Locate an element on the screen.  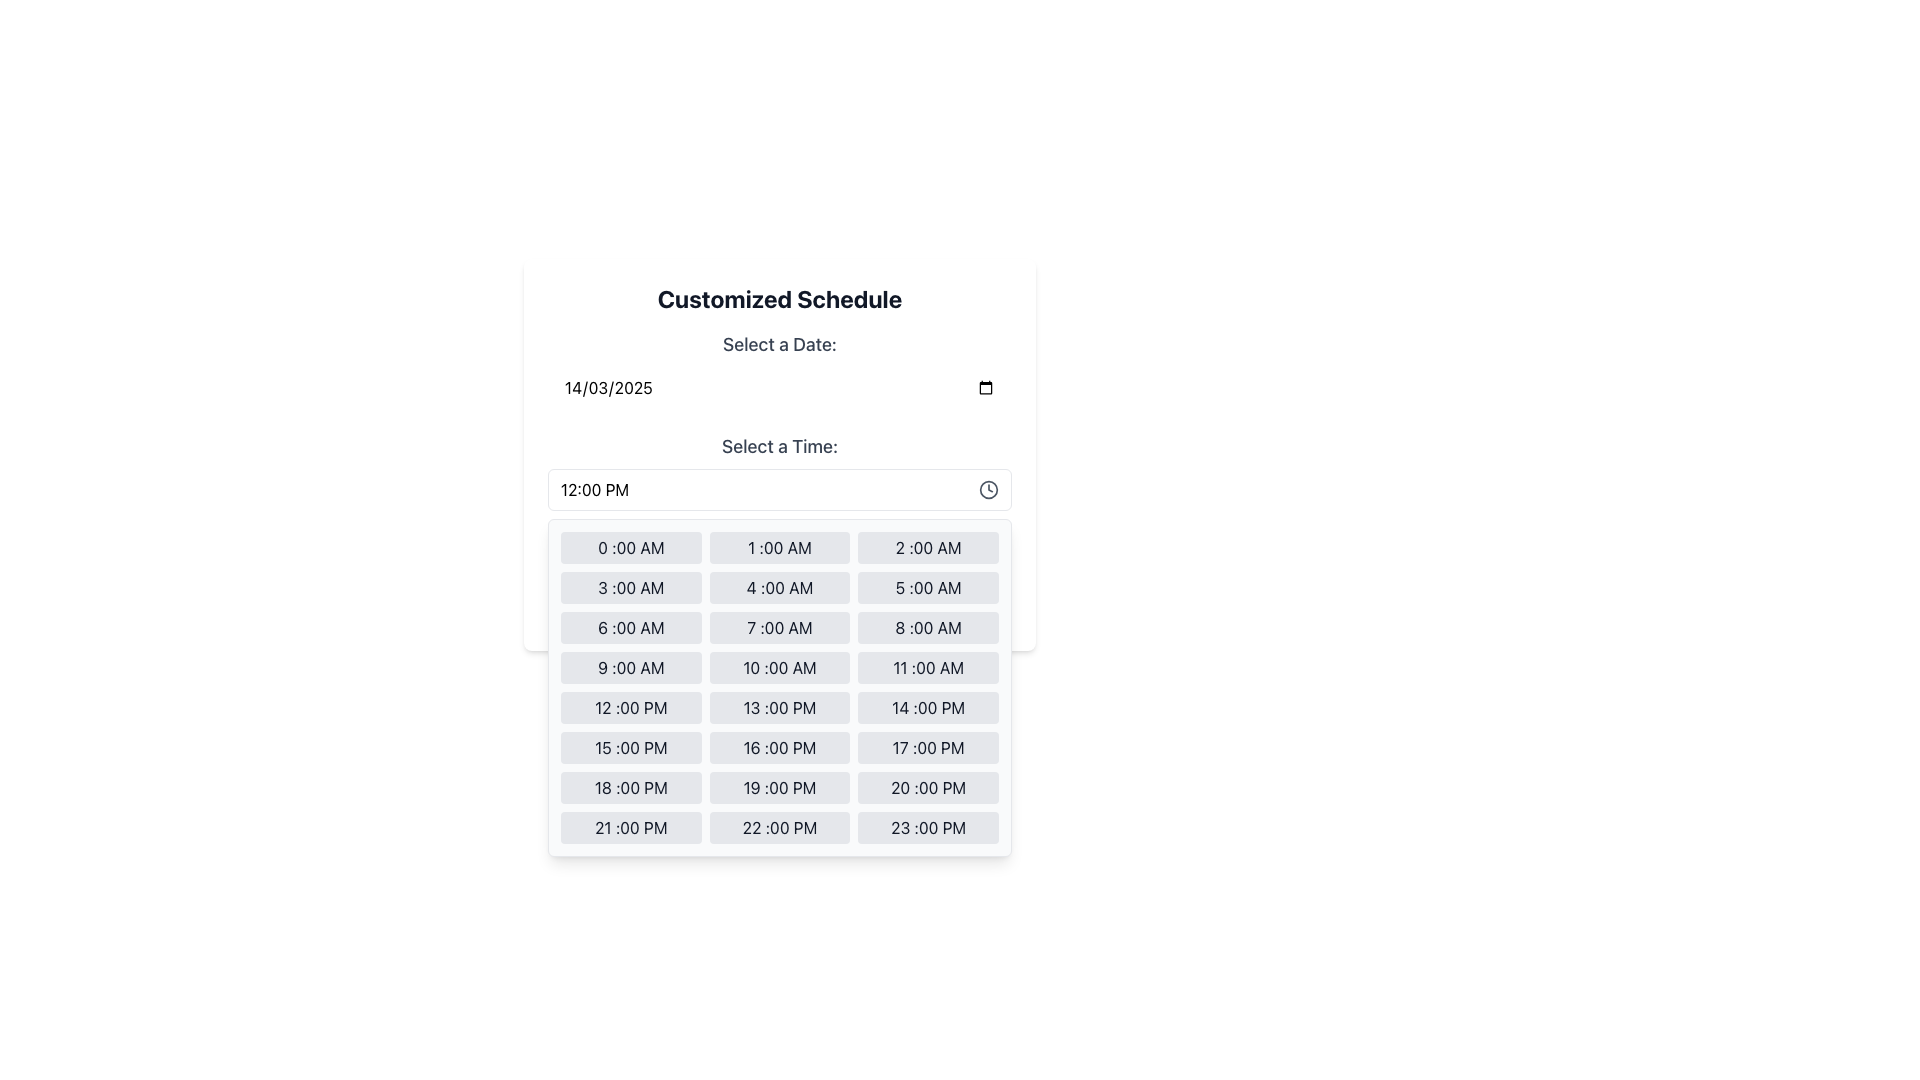
the button labeled '18 :00 PM' which is the 19th button in a grid layout of 24 buttons representing hourly times is located at coordinates (630, 786).